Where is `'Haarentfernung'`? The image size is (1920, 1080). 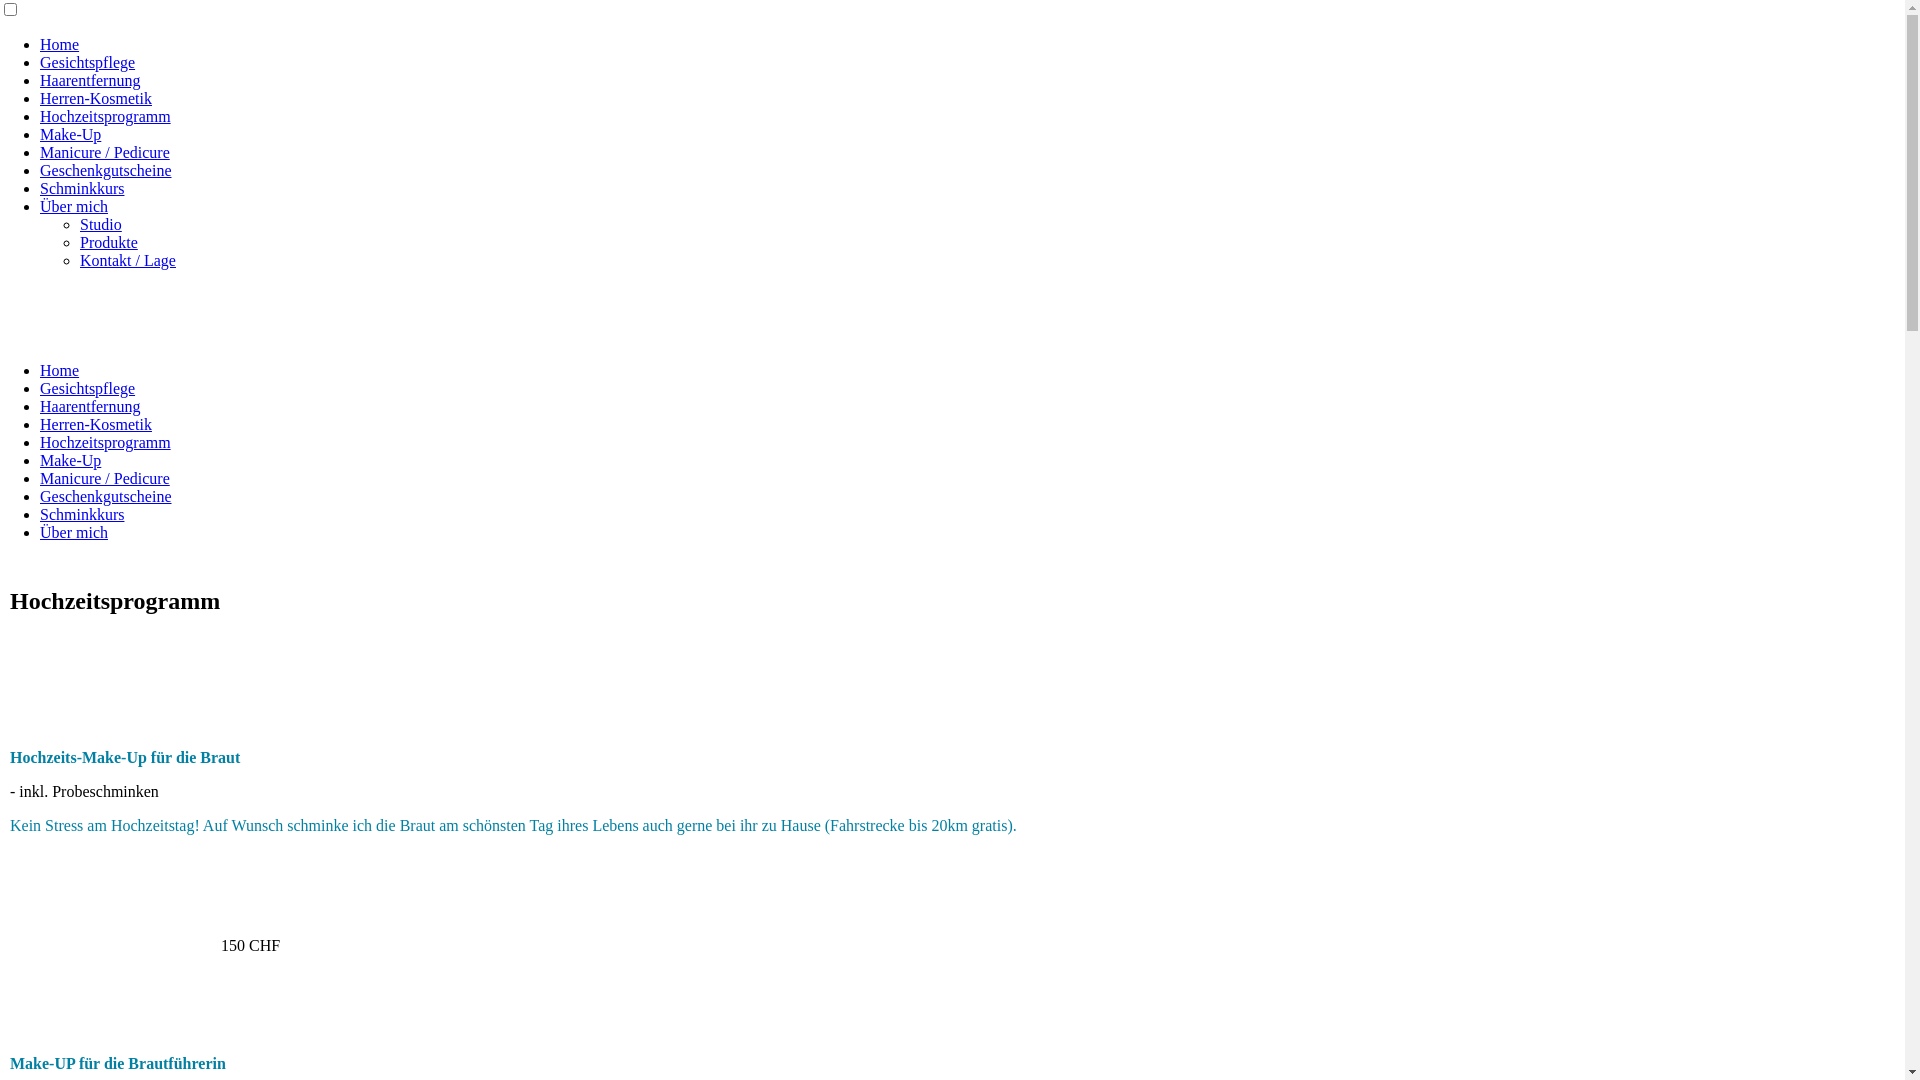 'Haarentfernung' is located at coordinates (89, 79).